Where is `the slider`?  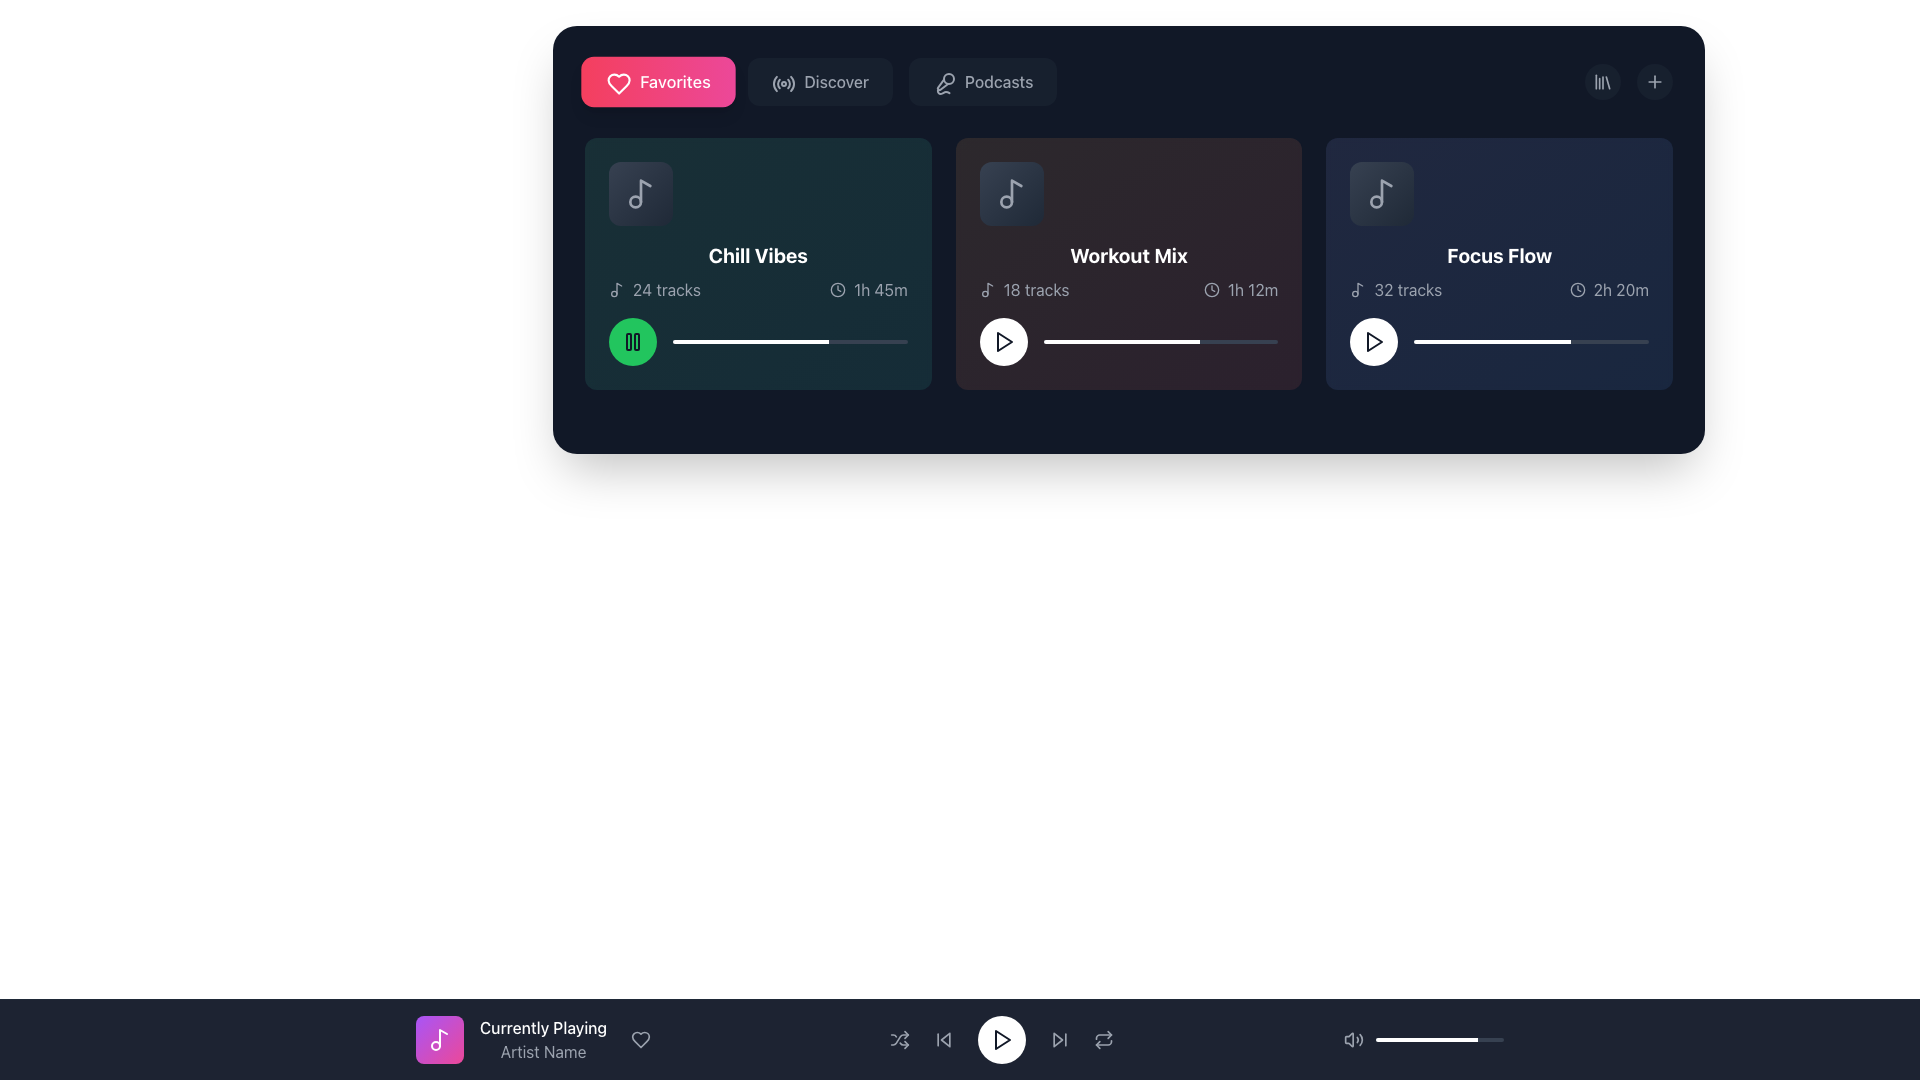 the slider is located at coordinates (728, 341).